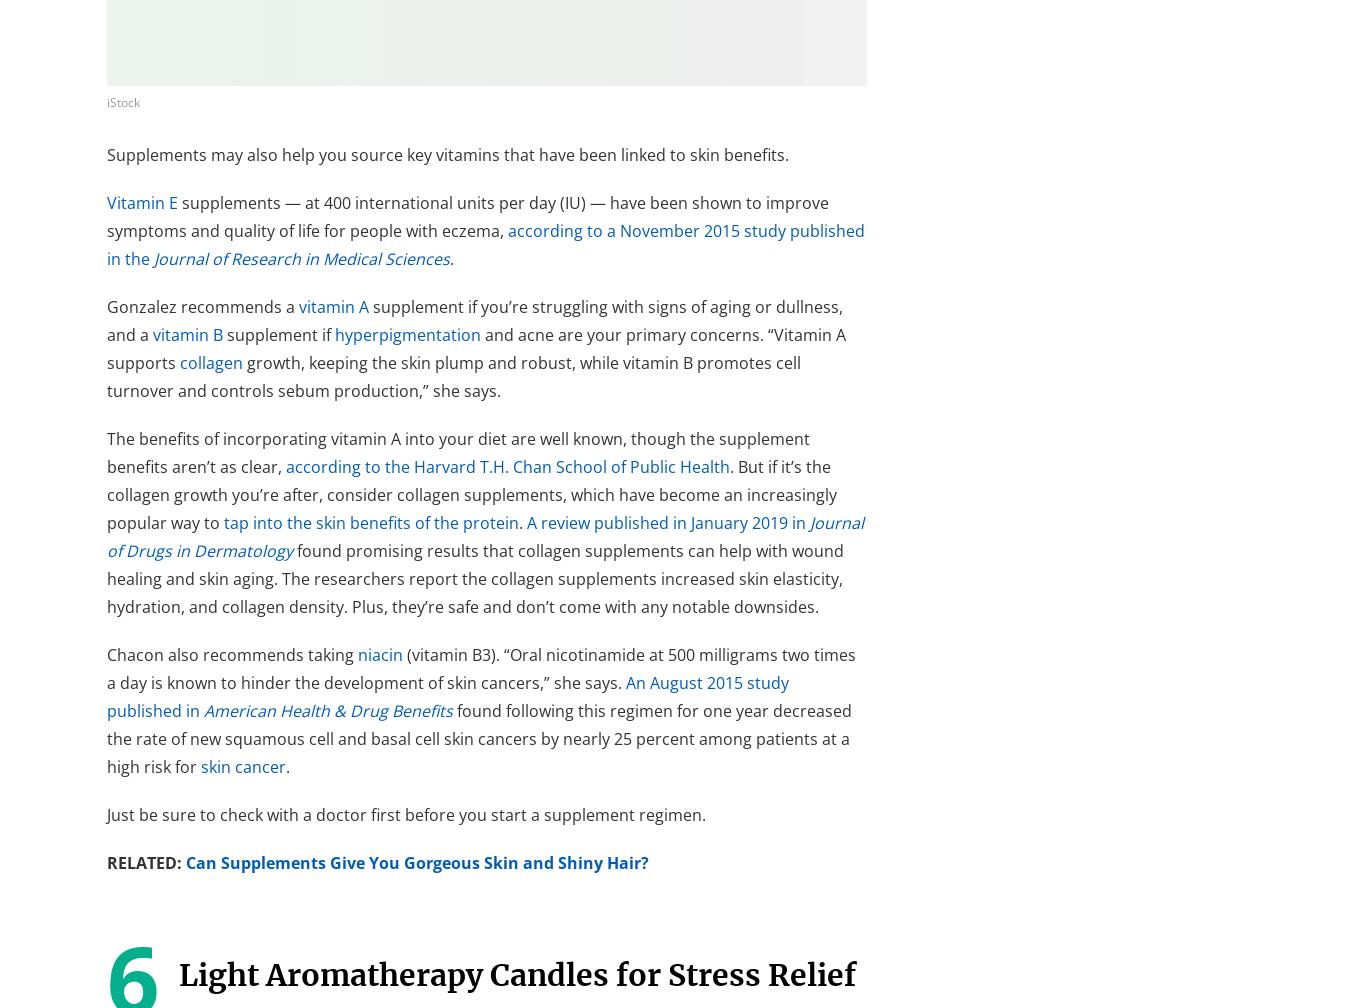 Image resolution: width=1366 pixels, height=1008 pixels. Describe the element at coordinates (667, 522) in the screenshot. I see `'A review published in January 2019 in'` at that location.